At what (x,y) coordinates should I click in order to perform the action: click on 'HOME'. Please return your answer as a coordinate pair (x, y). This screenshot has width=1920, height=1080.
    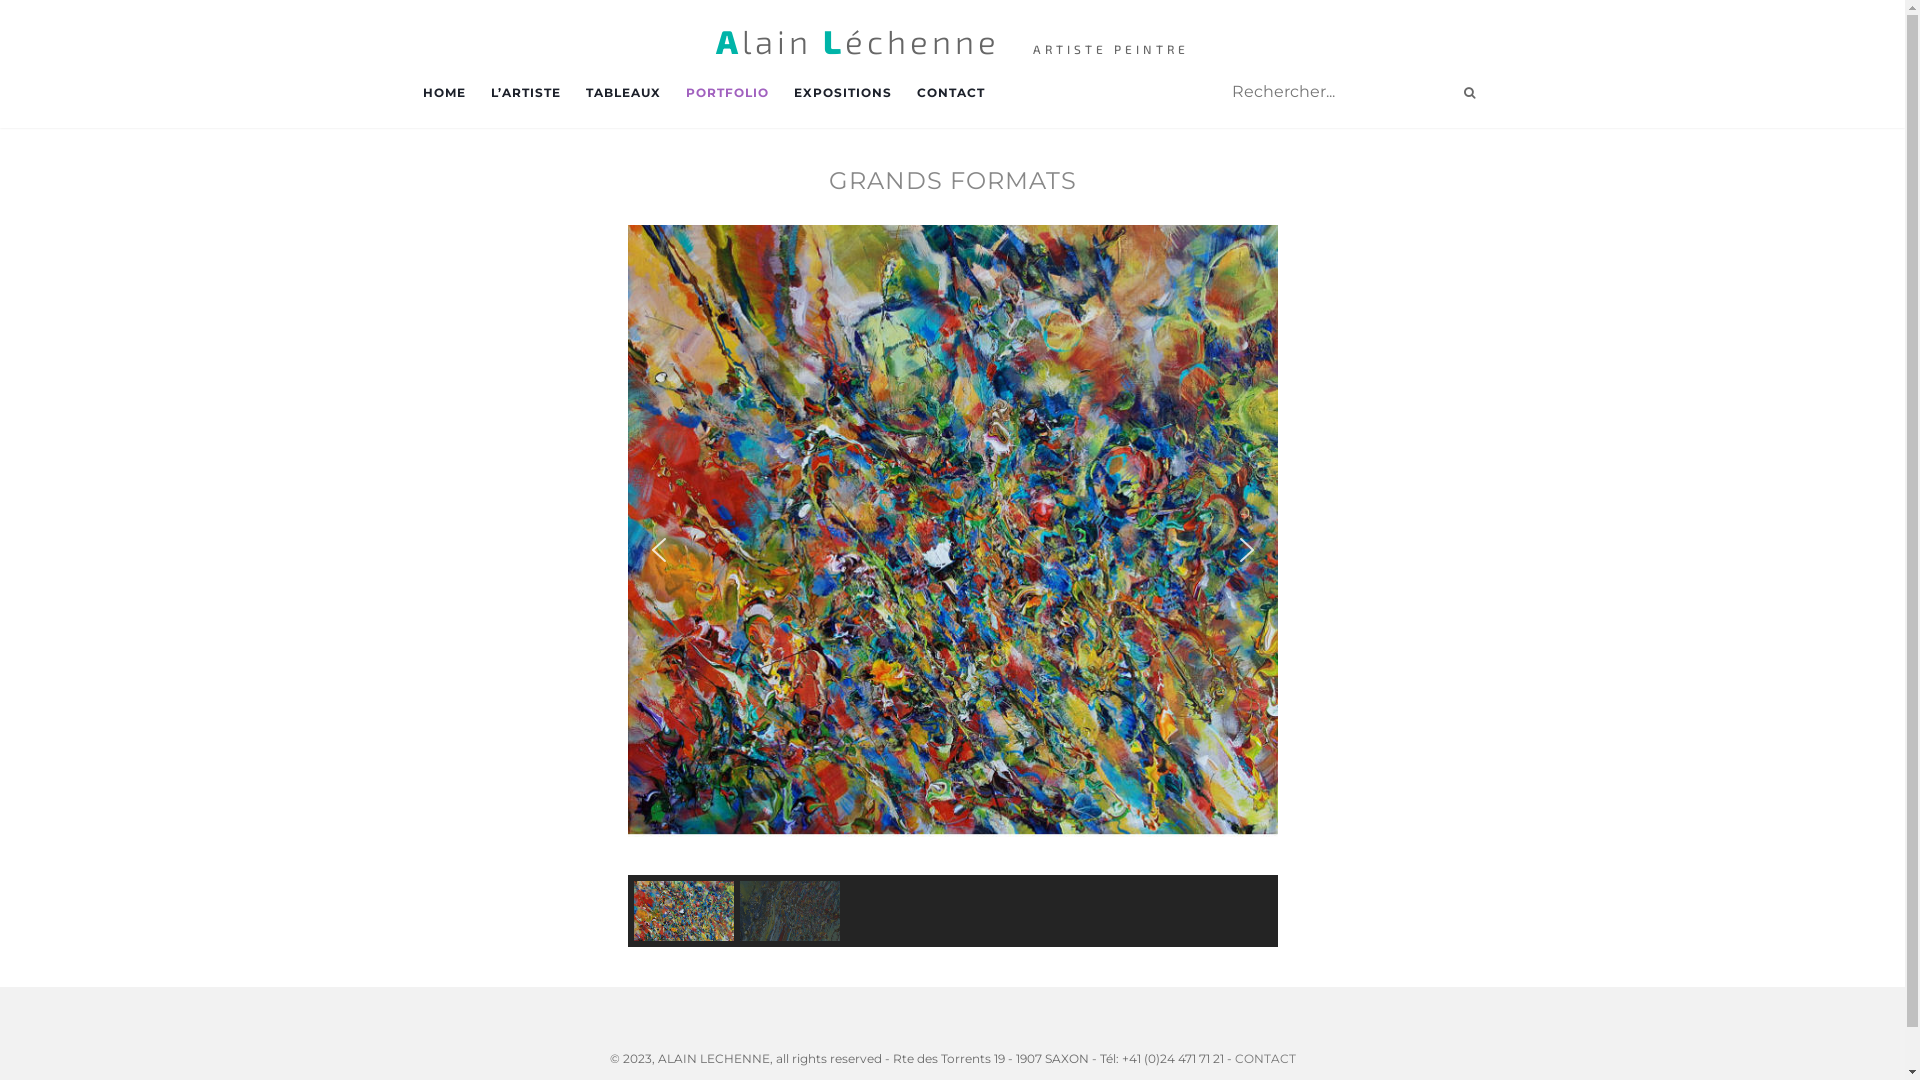
    Looking at the image, I should click on (421, 92).